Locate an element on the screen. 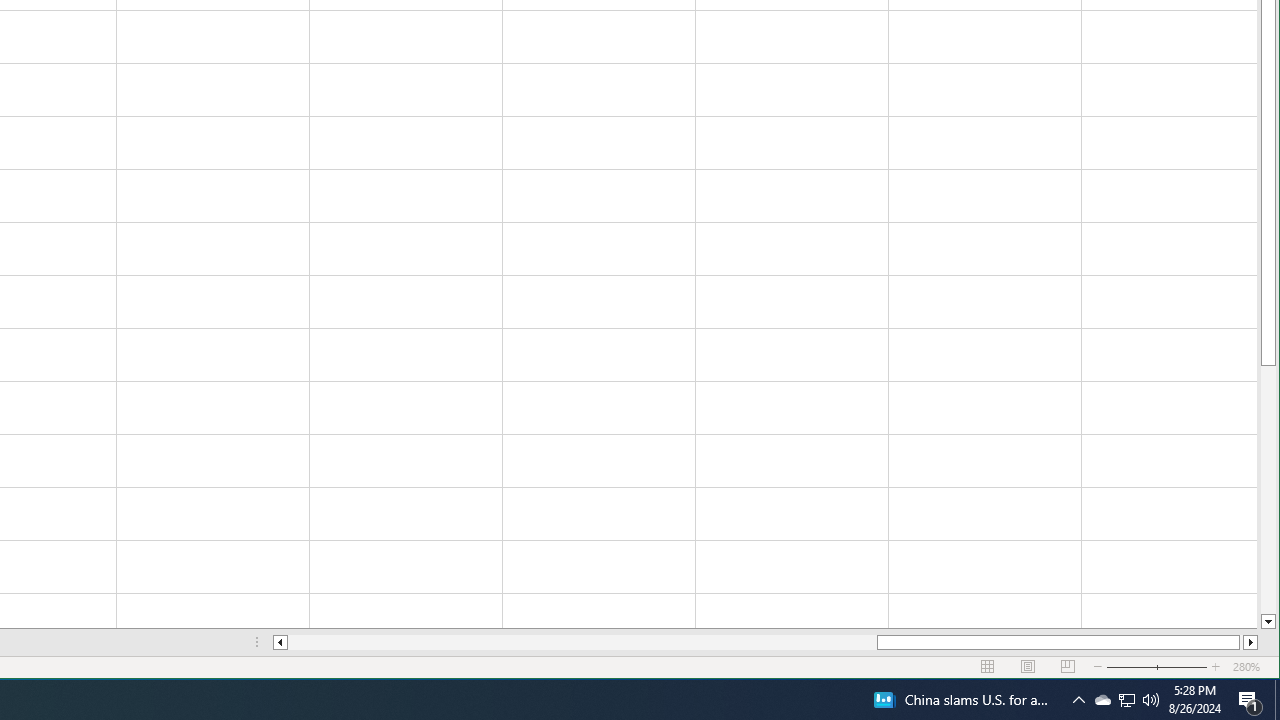 This screenshot has width=1280, height=720. 'Line down' is located at coordinates (1267, 621).